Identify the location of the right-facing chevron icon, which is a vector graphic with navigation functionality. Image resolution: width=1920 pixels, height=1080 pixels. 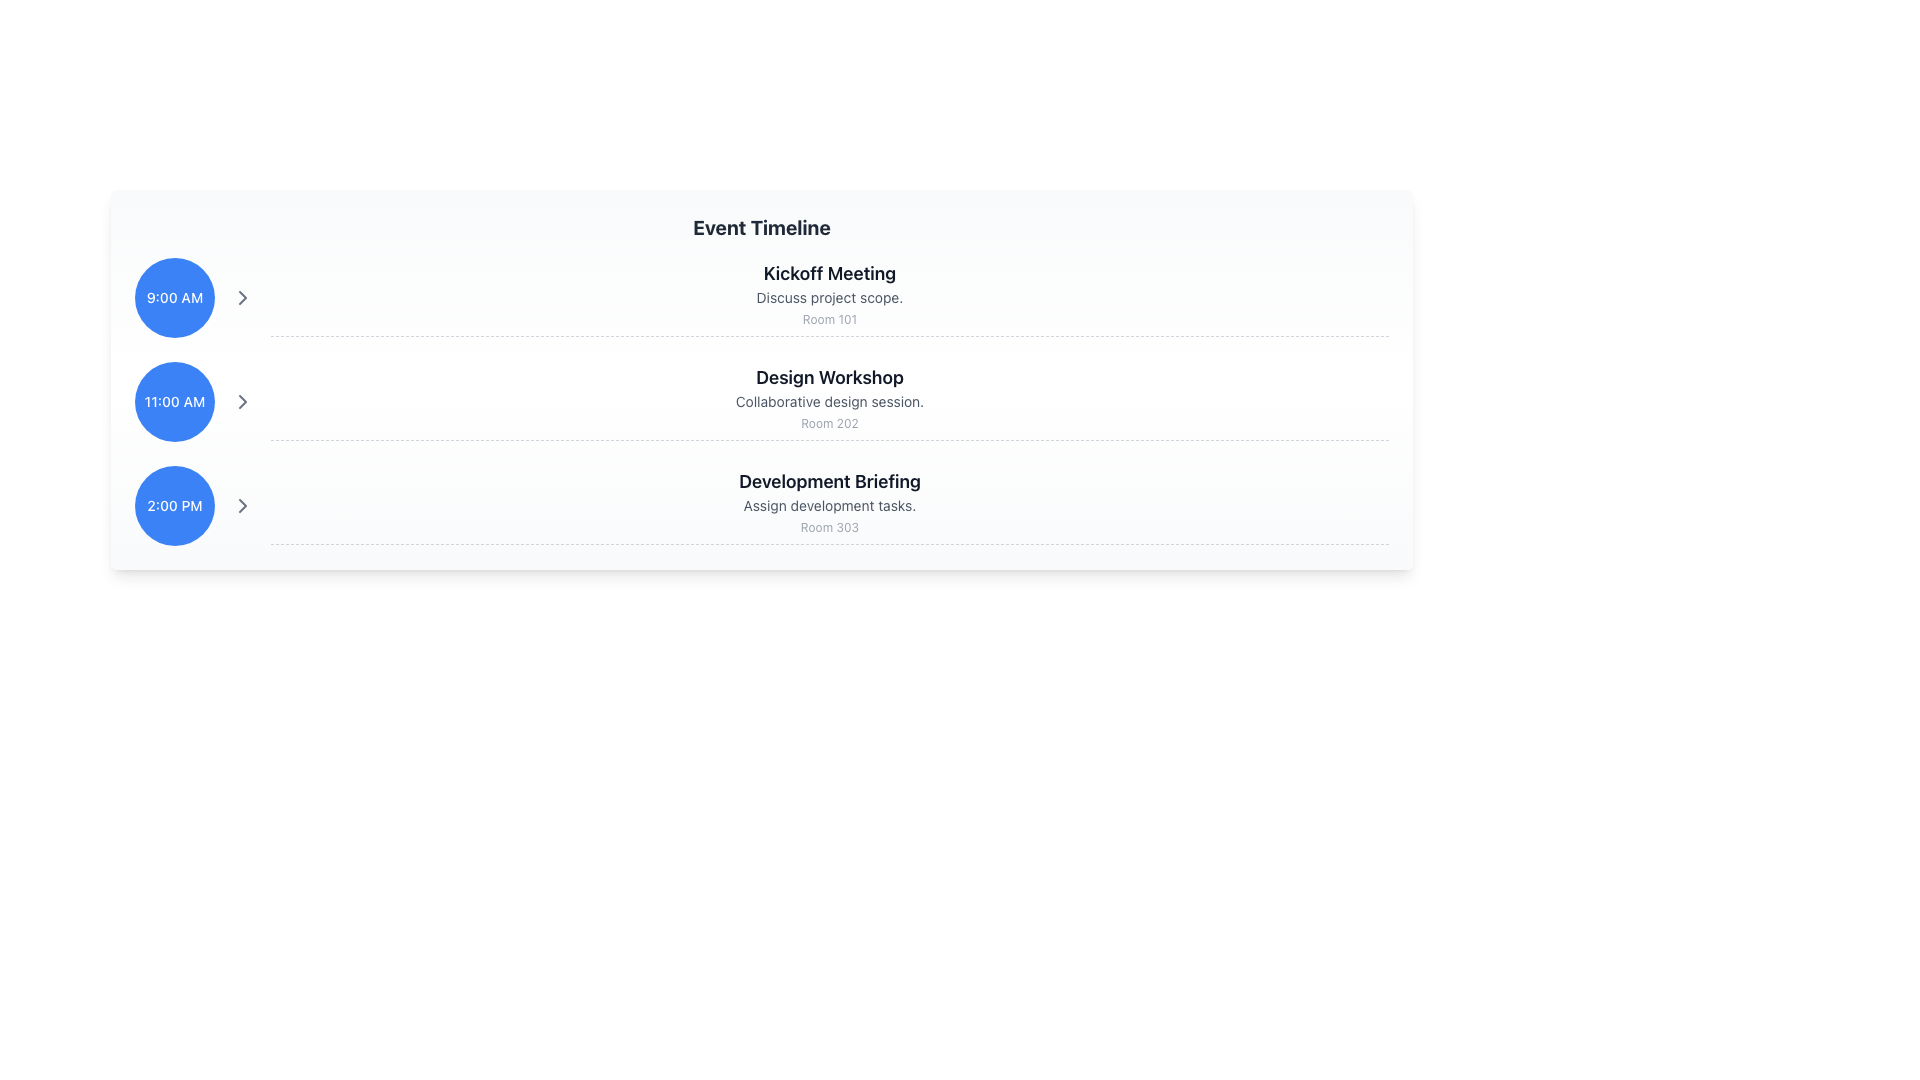
(242, 297).